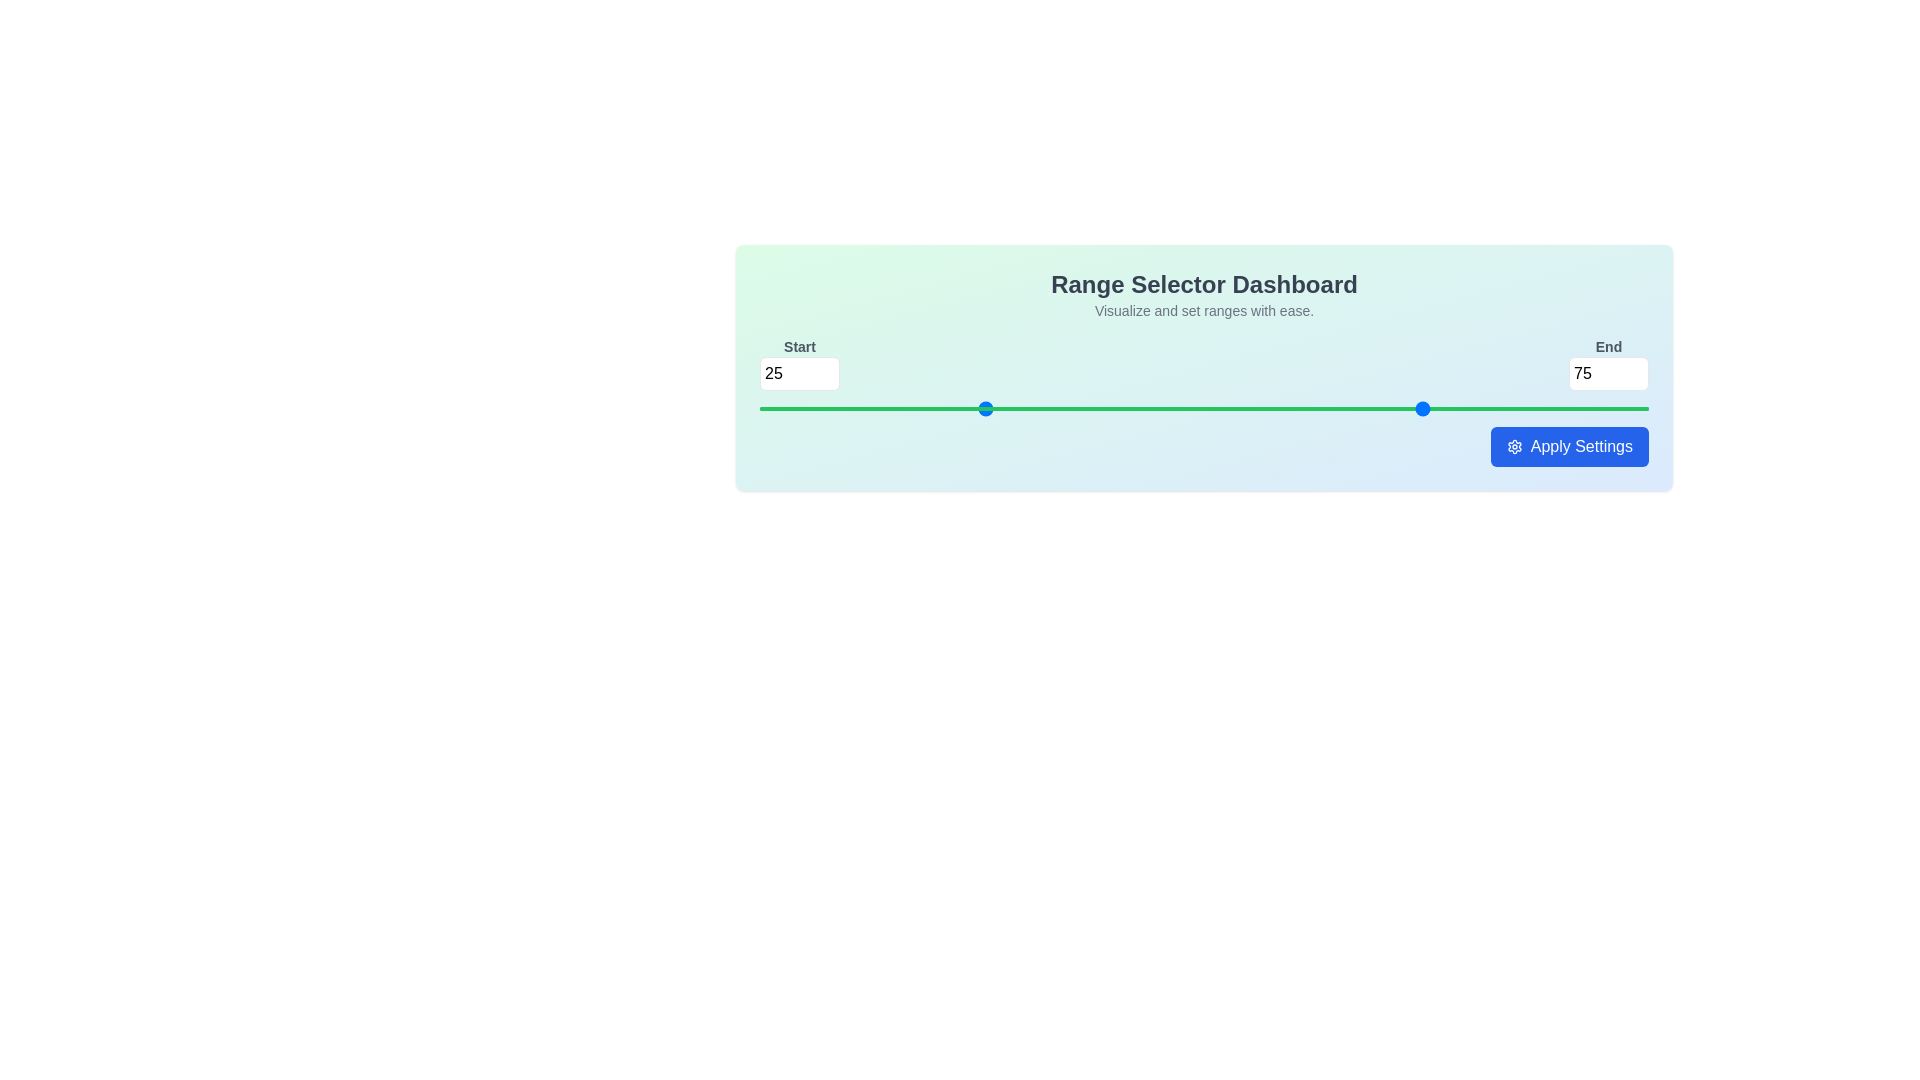  What do you see at coordinates (800, 346) in the screenshot?
I see `the Text label that indicates the starting value for a range, located at the top-left corner of the user interface` at bounding box center [800, 346].